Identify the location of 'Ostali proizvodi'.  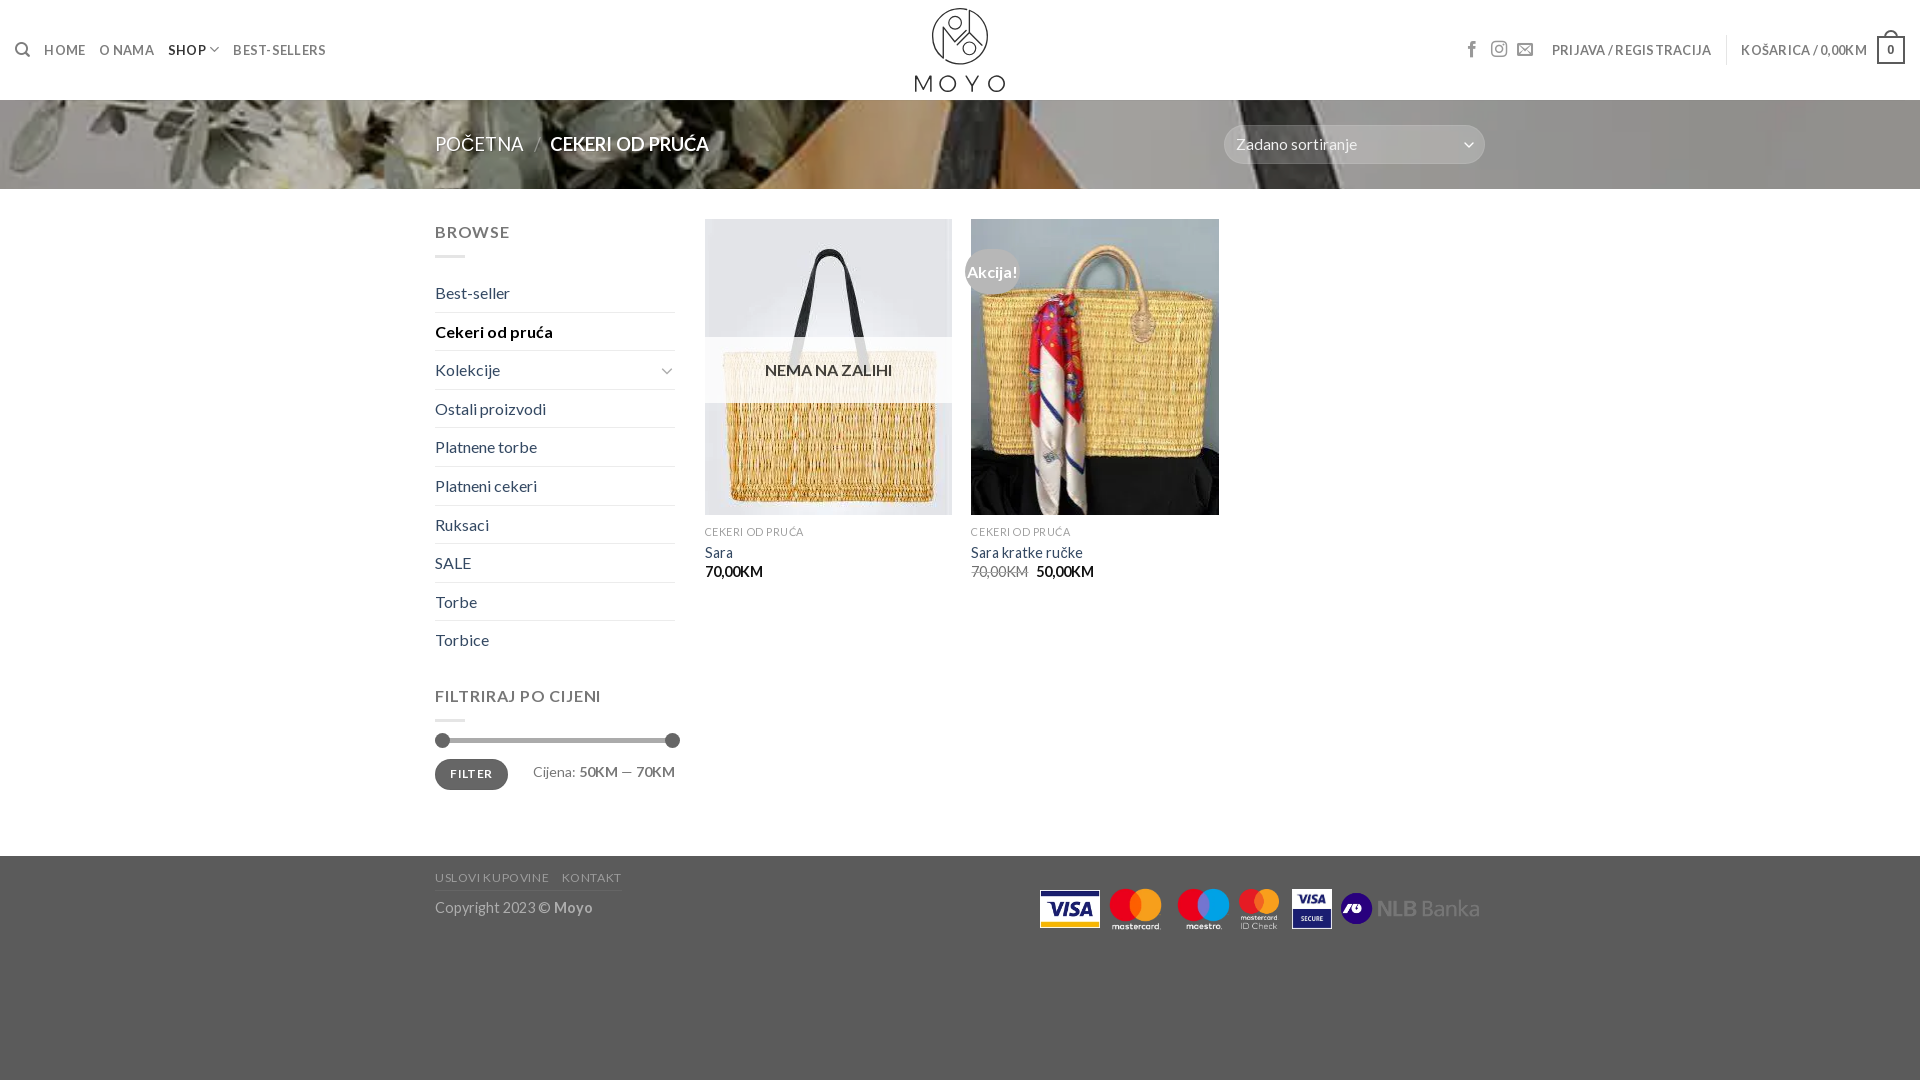
(555, 407).